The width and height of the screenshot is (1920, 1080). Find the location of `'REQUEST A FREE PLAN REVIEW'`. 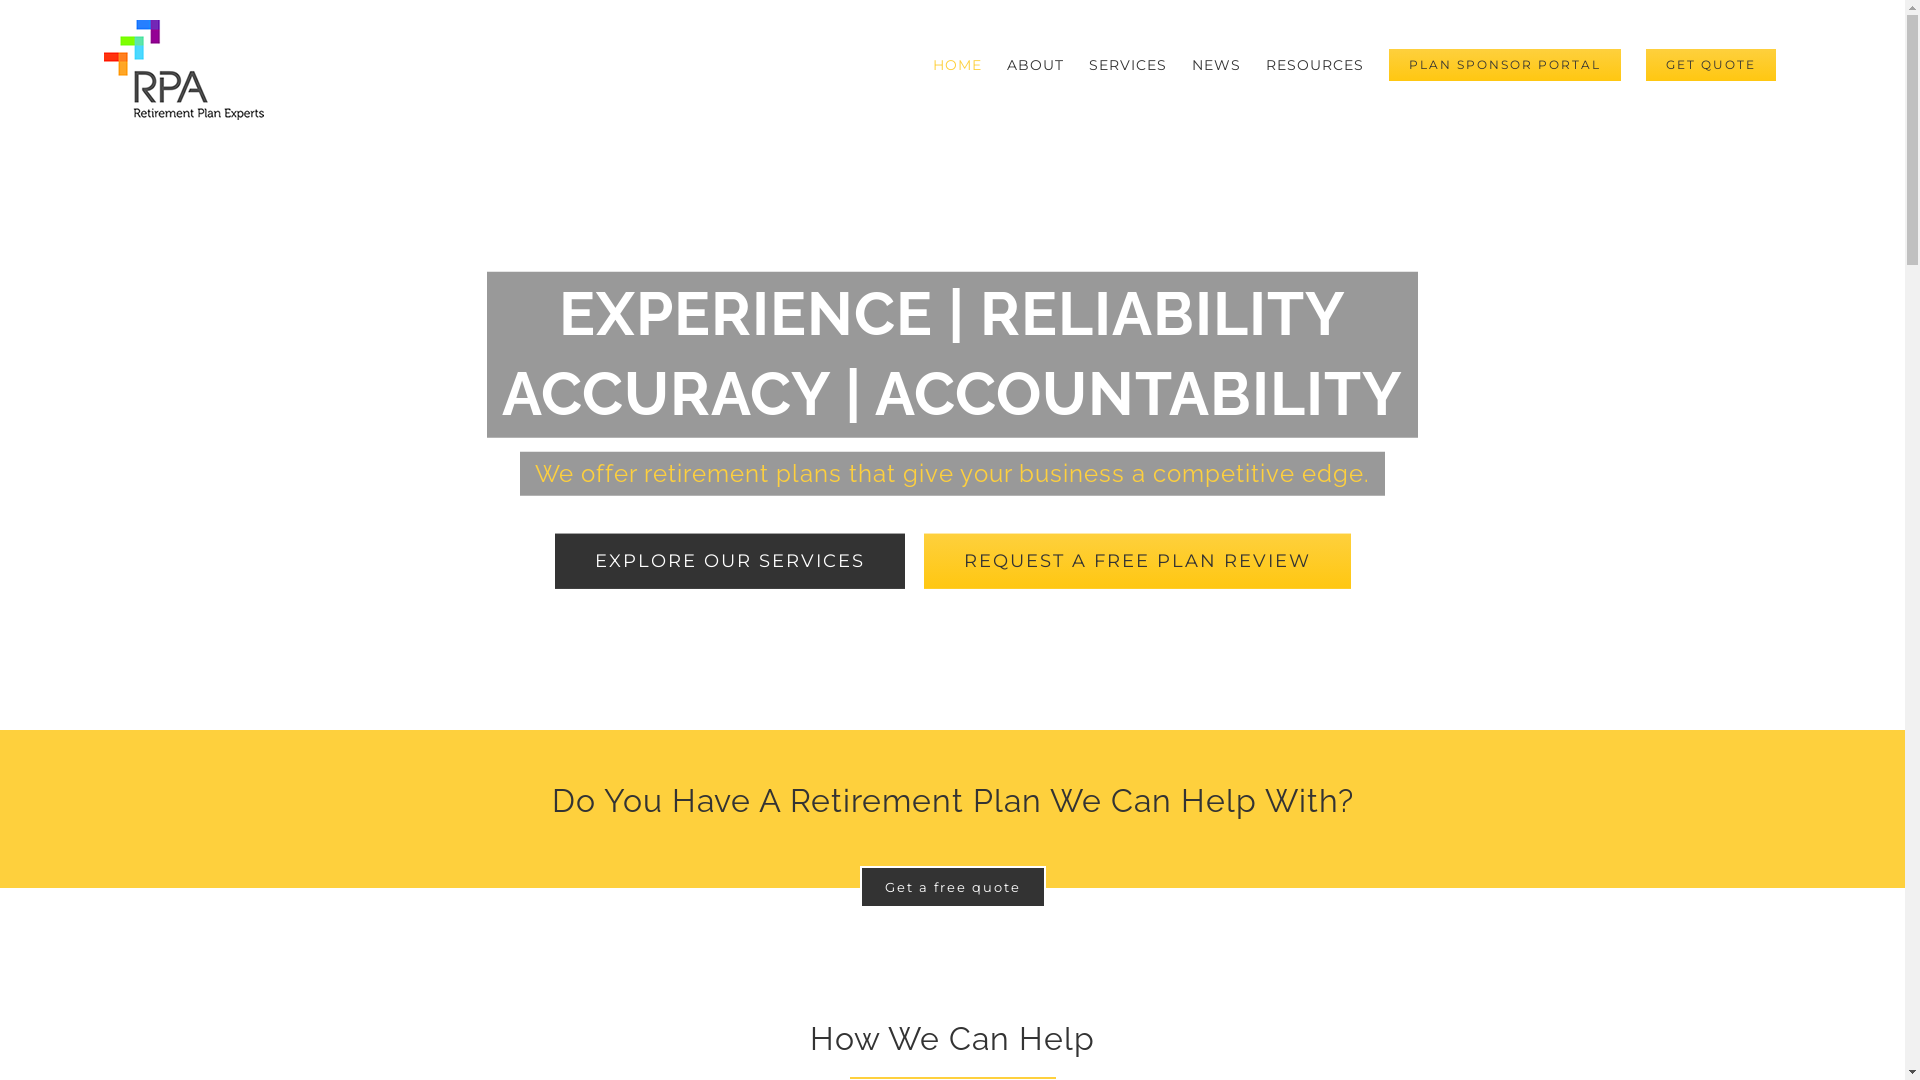

'REQUEST A FREE PLAN REVIEW' is located at coordinates (1137, 560).